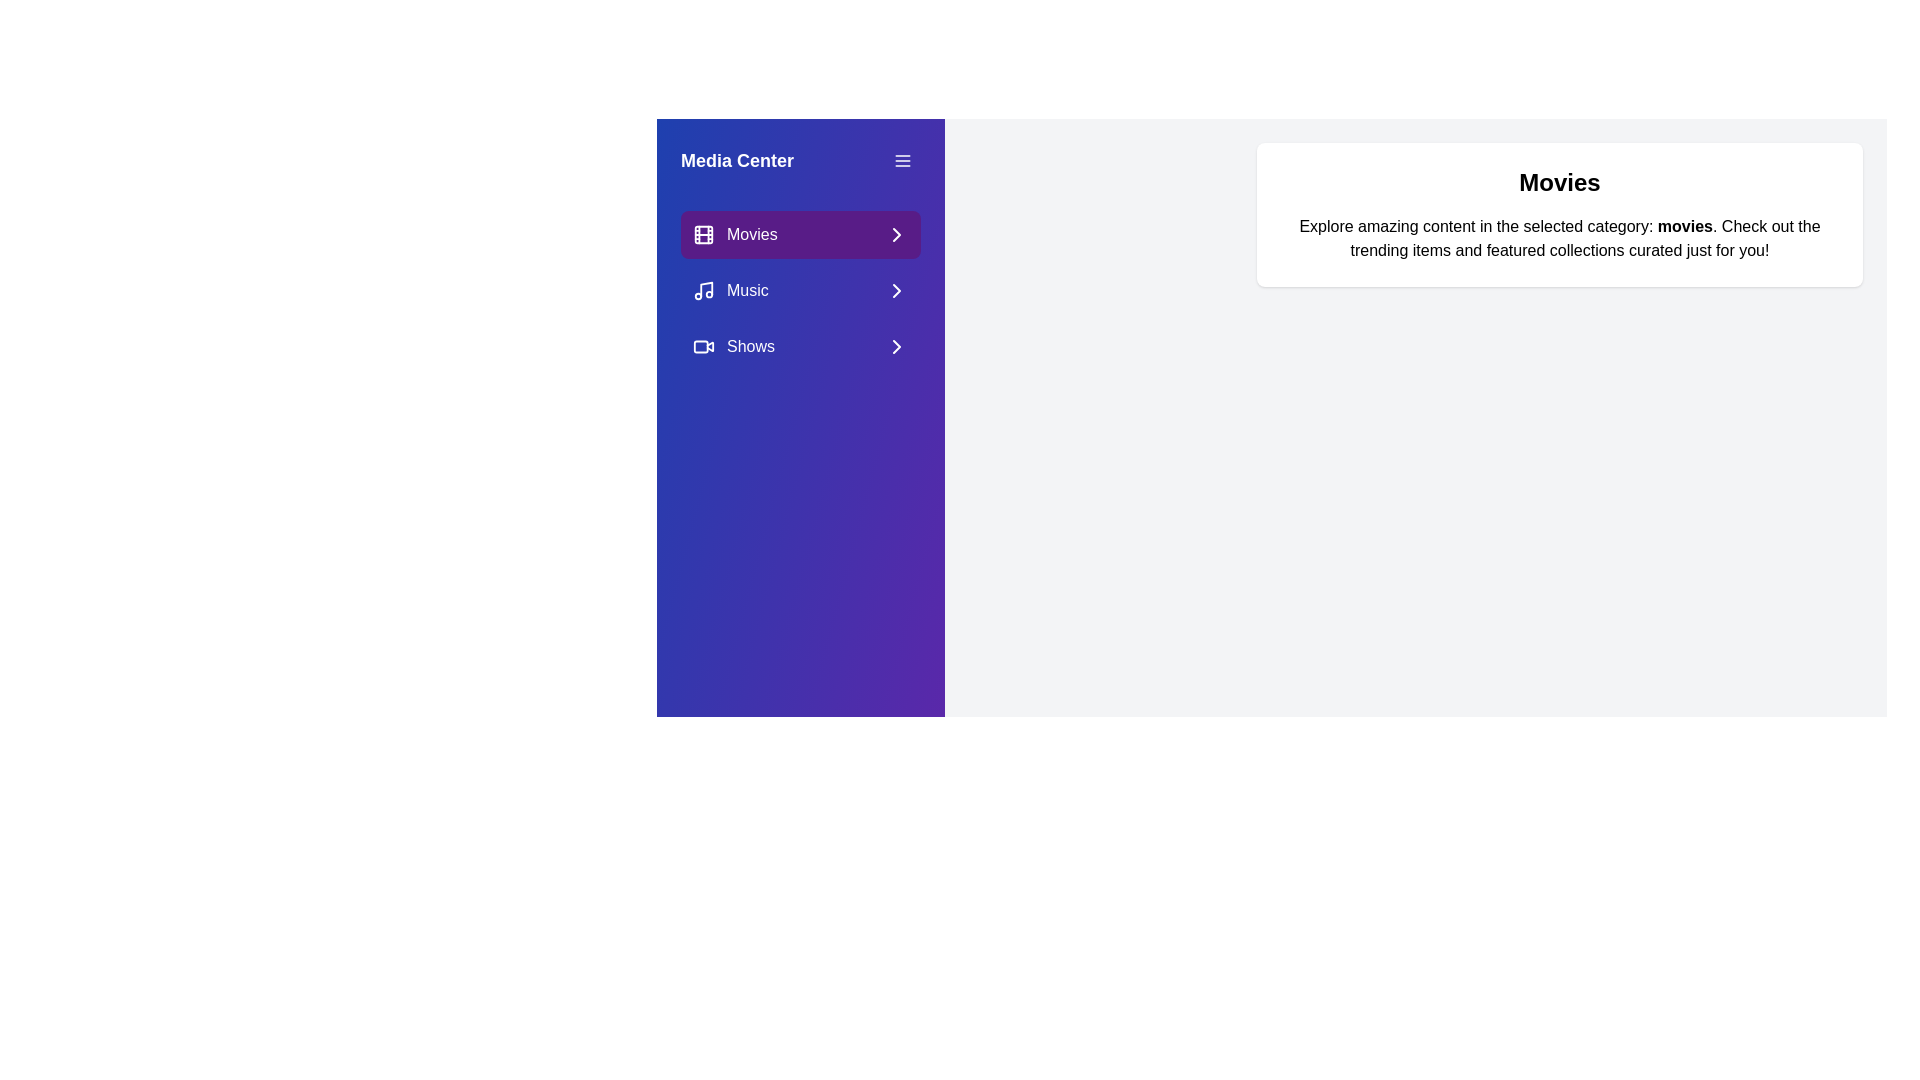 The width and height of the screenshot is (1920, 1080). Describe the element at coordinates (896, 290) in the screenshot. I see `the right-pointing chevron arrow icon located next to the 'Music' label in the sidebar menu` at that location.